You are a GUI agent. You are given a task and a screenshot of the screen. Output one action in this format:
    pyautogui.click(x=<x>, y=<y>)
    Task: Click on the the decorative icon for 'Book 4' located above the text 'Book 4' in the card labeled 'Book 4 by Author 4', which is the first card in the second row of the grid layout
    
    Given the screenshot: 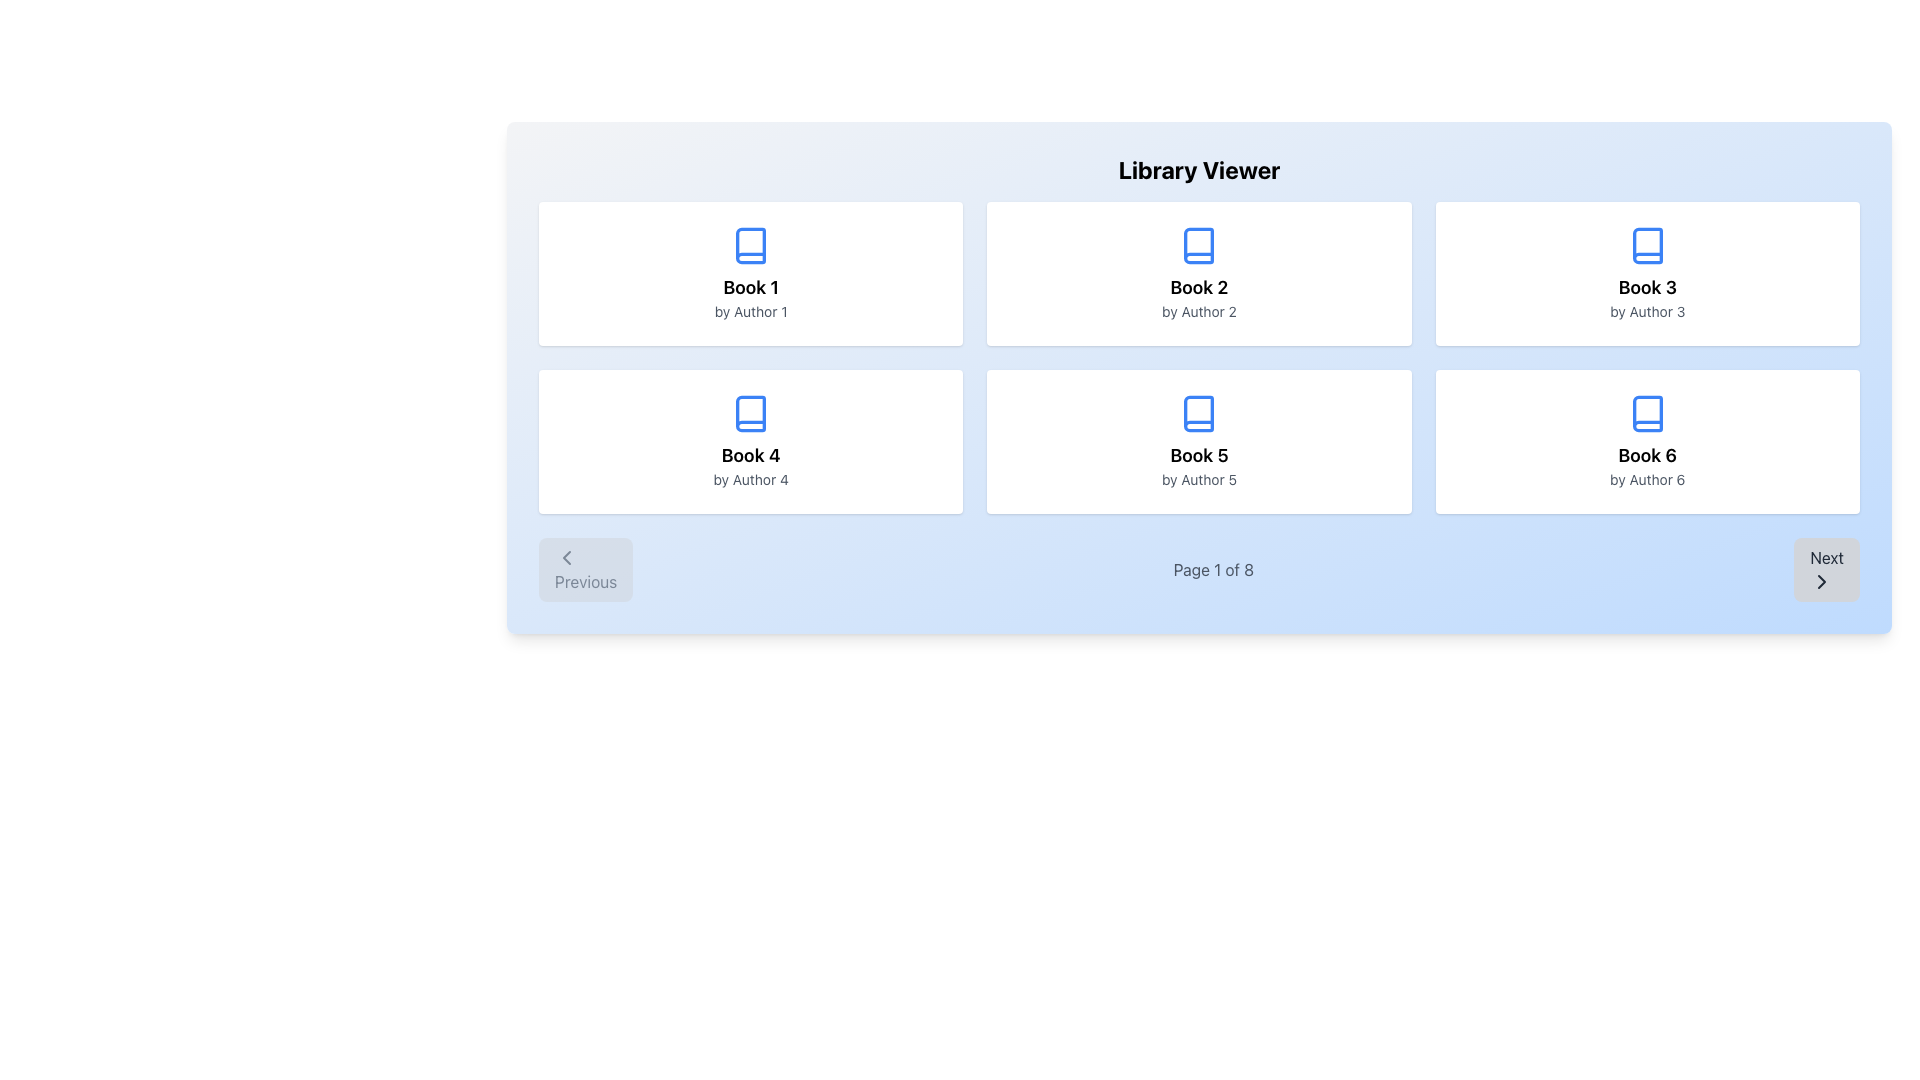 What is the action you would take?
    pyautogui.click(x=750, y=412)
    